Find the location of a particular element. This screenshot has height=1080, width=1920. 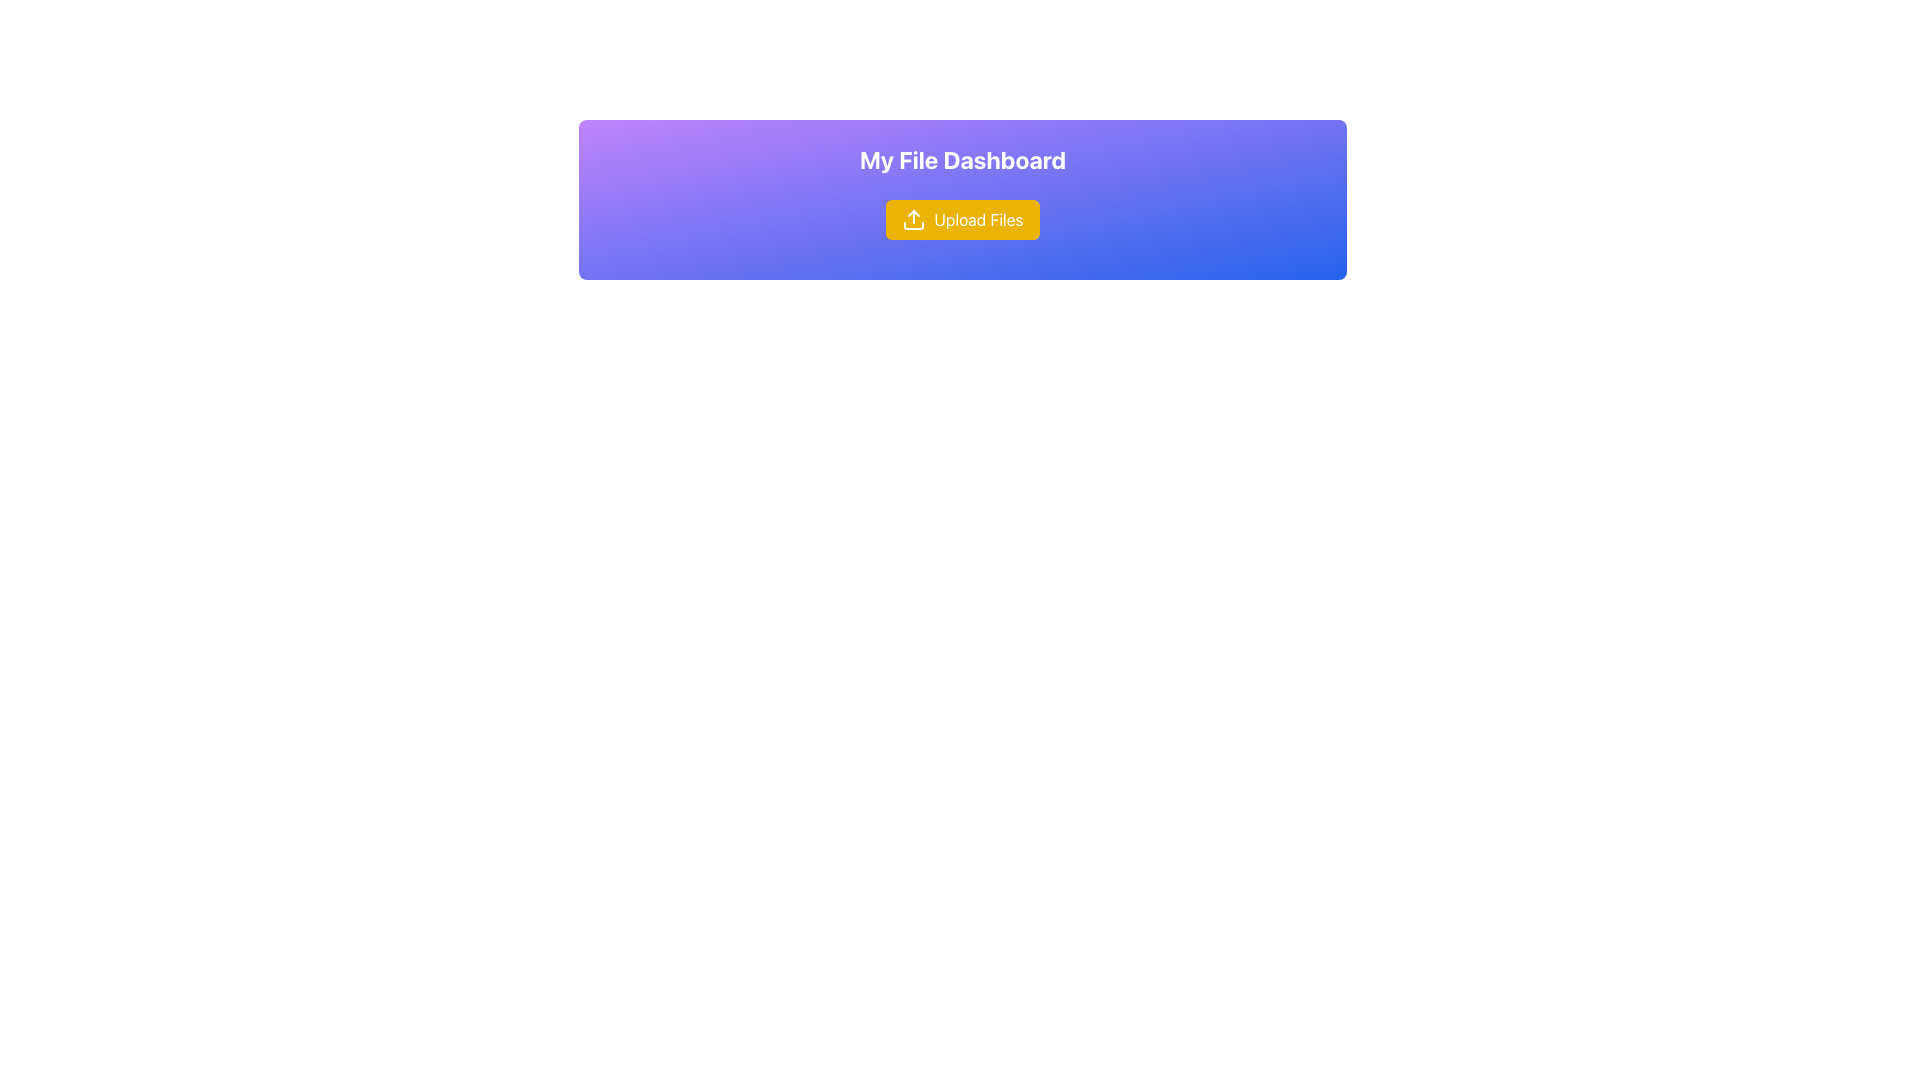

the upload icon, which features an upward-pointing arrow from a box, located on the left side of the 'Upload Files' button is located at coordinates (913, 219).